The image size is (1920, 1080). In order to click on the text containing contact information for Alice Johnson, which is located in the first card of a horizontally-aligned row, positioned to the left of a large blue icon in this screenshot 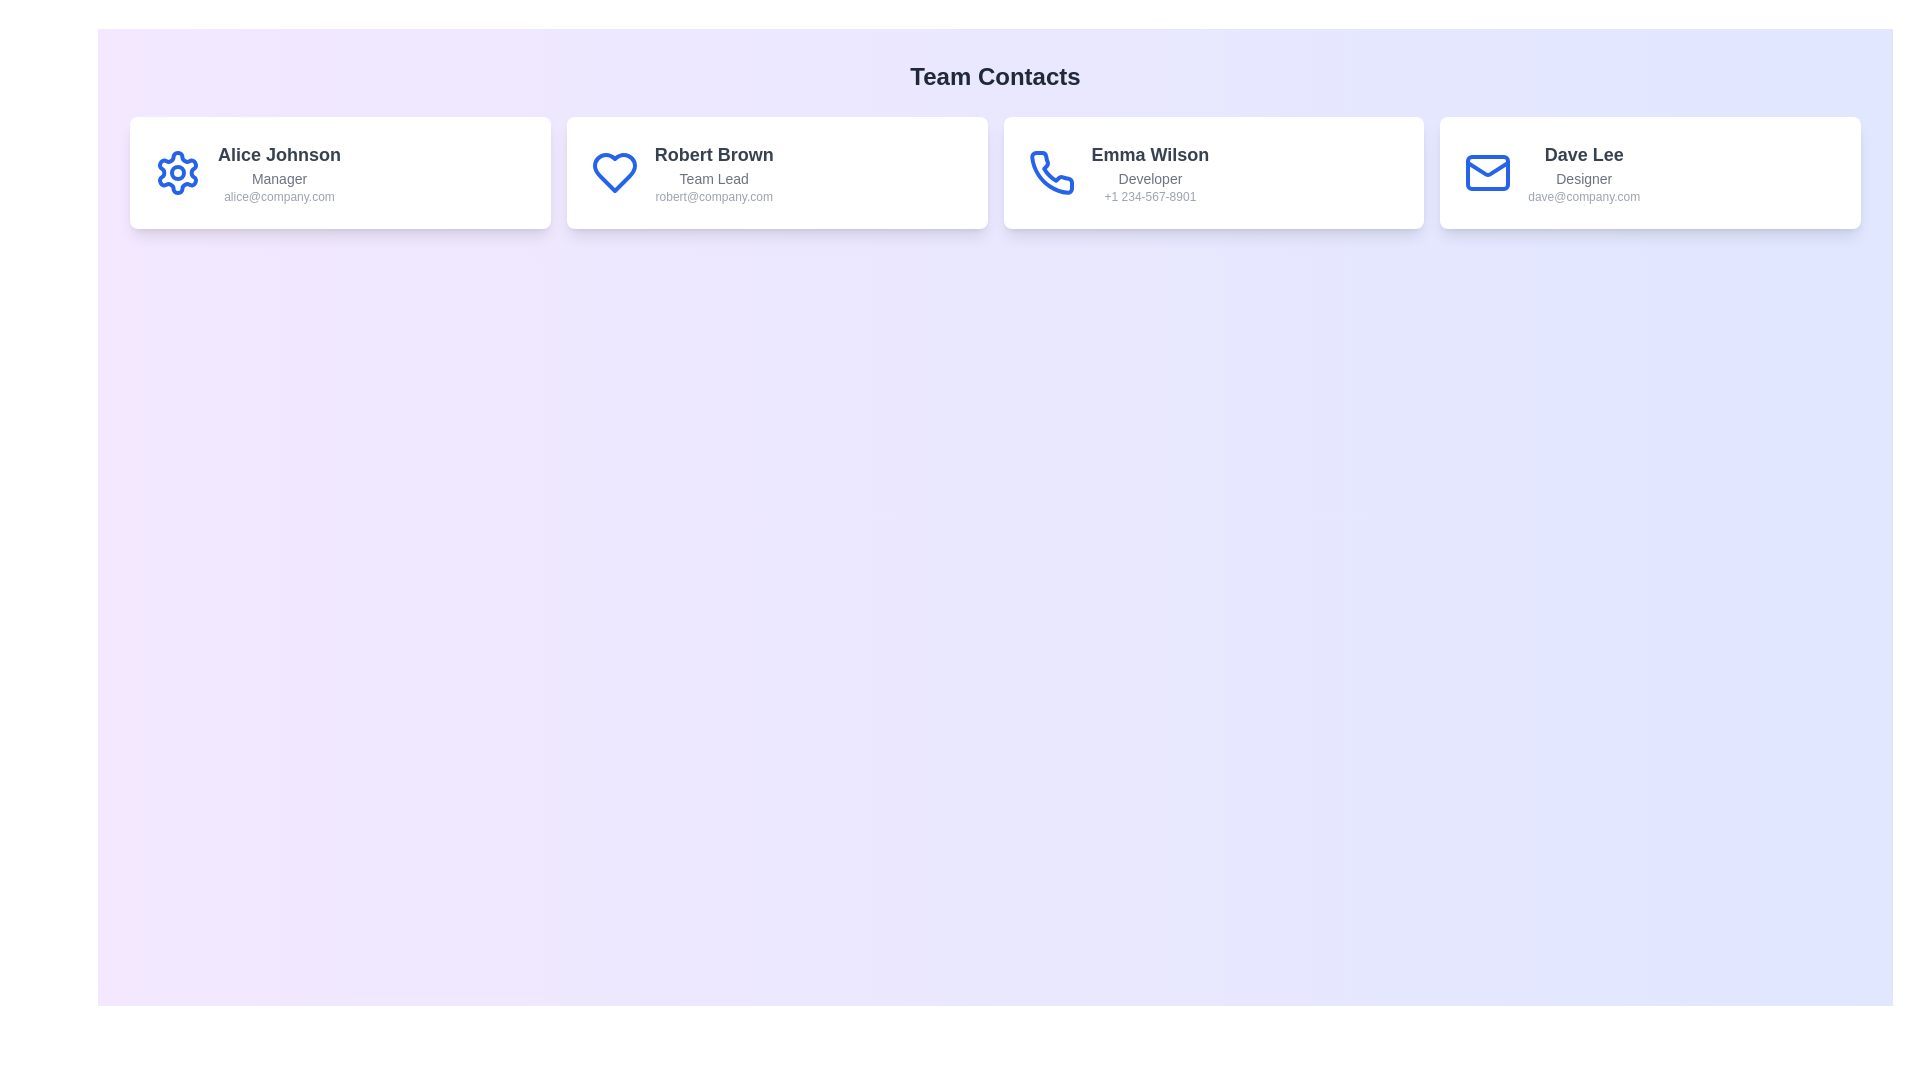, I will do `click(278, 172)`.